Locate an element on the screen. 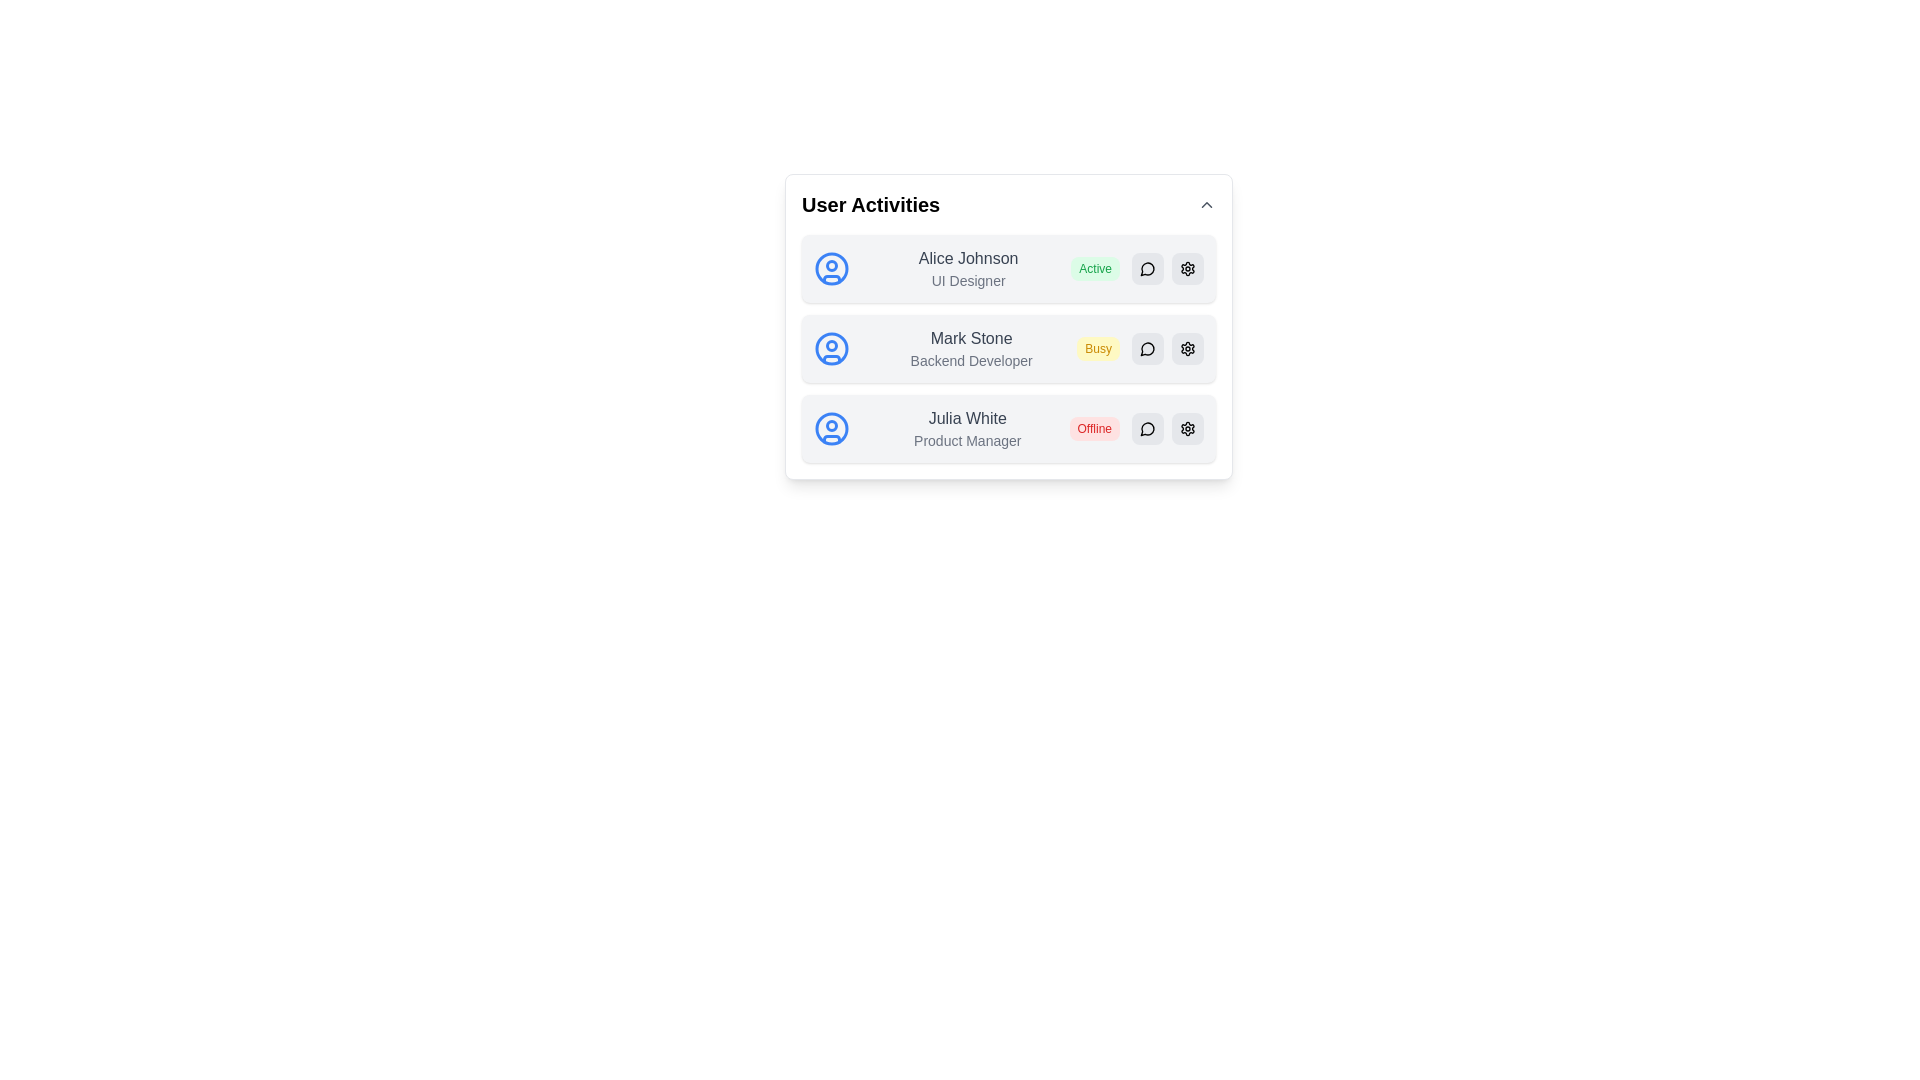 The image size is (1920, 1080). displayed information from the Text block that shows user details, specifically located in the second row of the user activity list under the header 'User Activities', positioned between 'Alice Johnson' and 'Julia White' is located at coordinates (971, 347).